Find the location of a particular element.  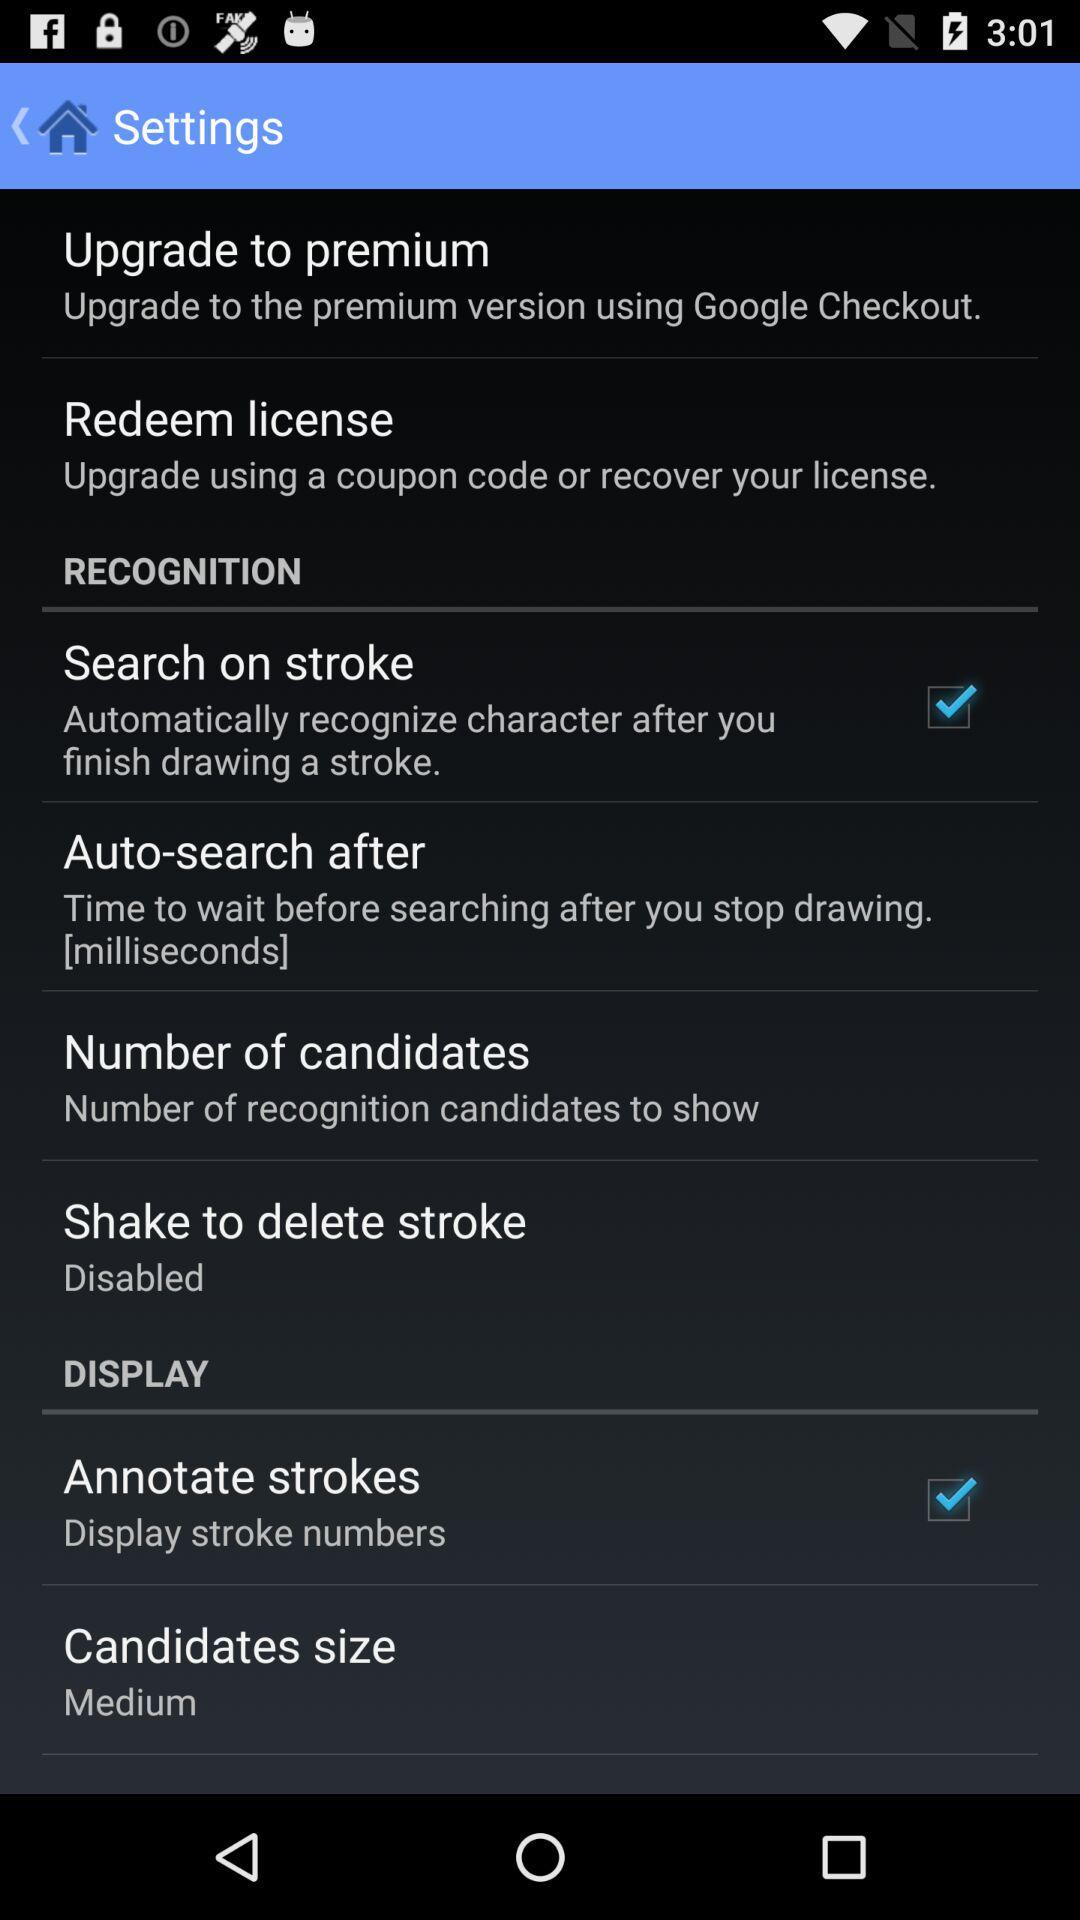

the app below the search on stroke is located at coordinates (463, 738).